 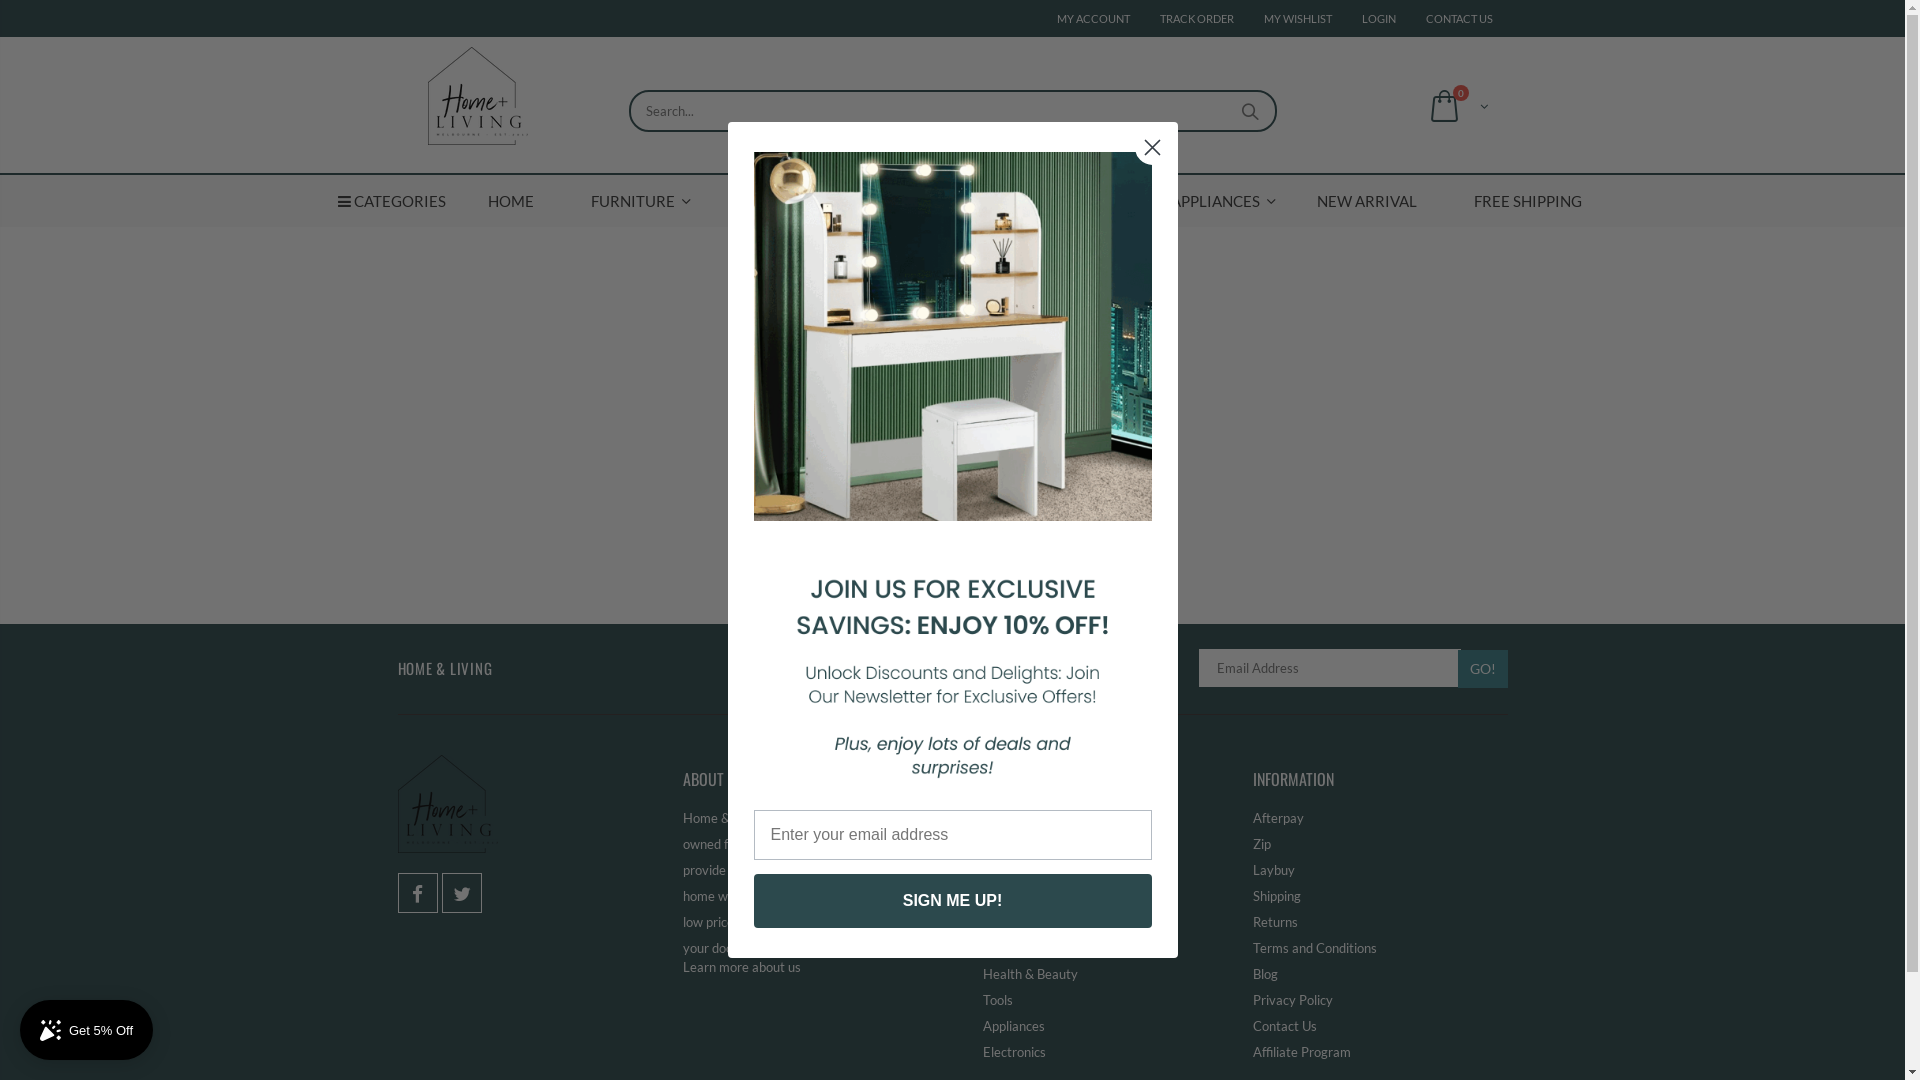 What do you see at coordinates (1214, 200) in the screenshot?
I see `'APPLIANCES'` at bounding box center [1214, 200].